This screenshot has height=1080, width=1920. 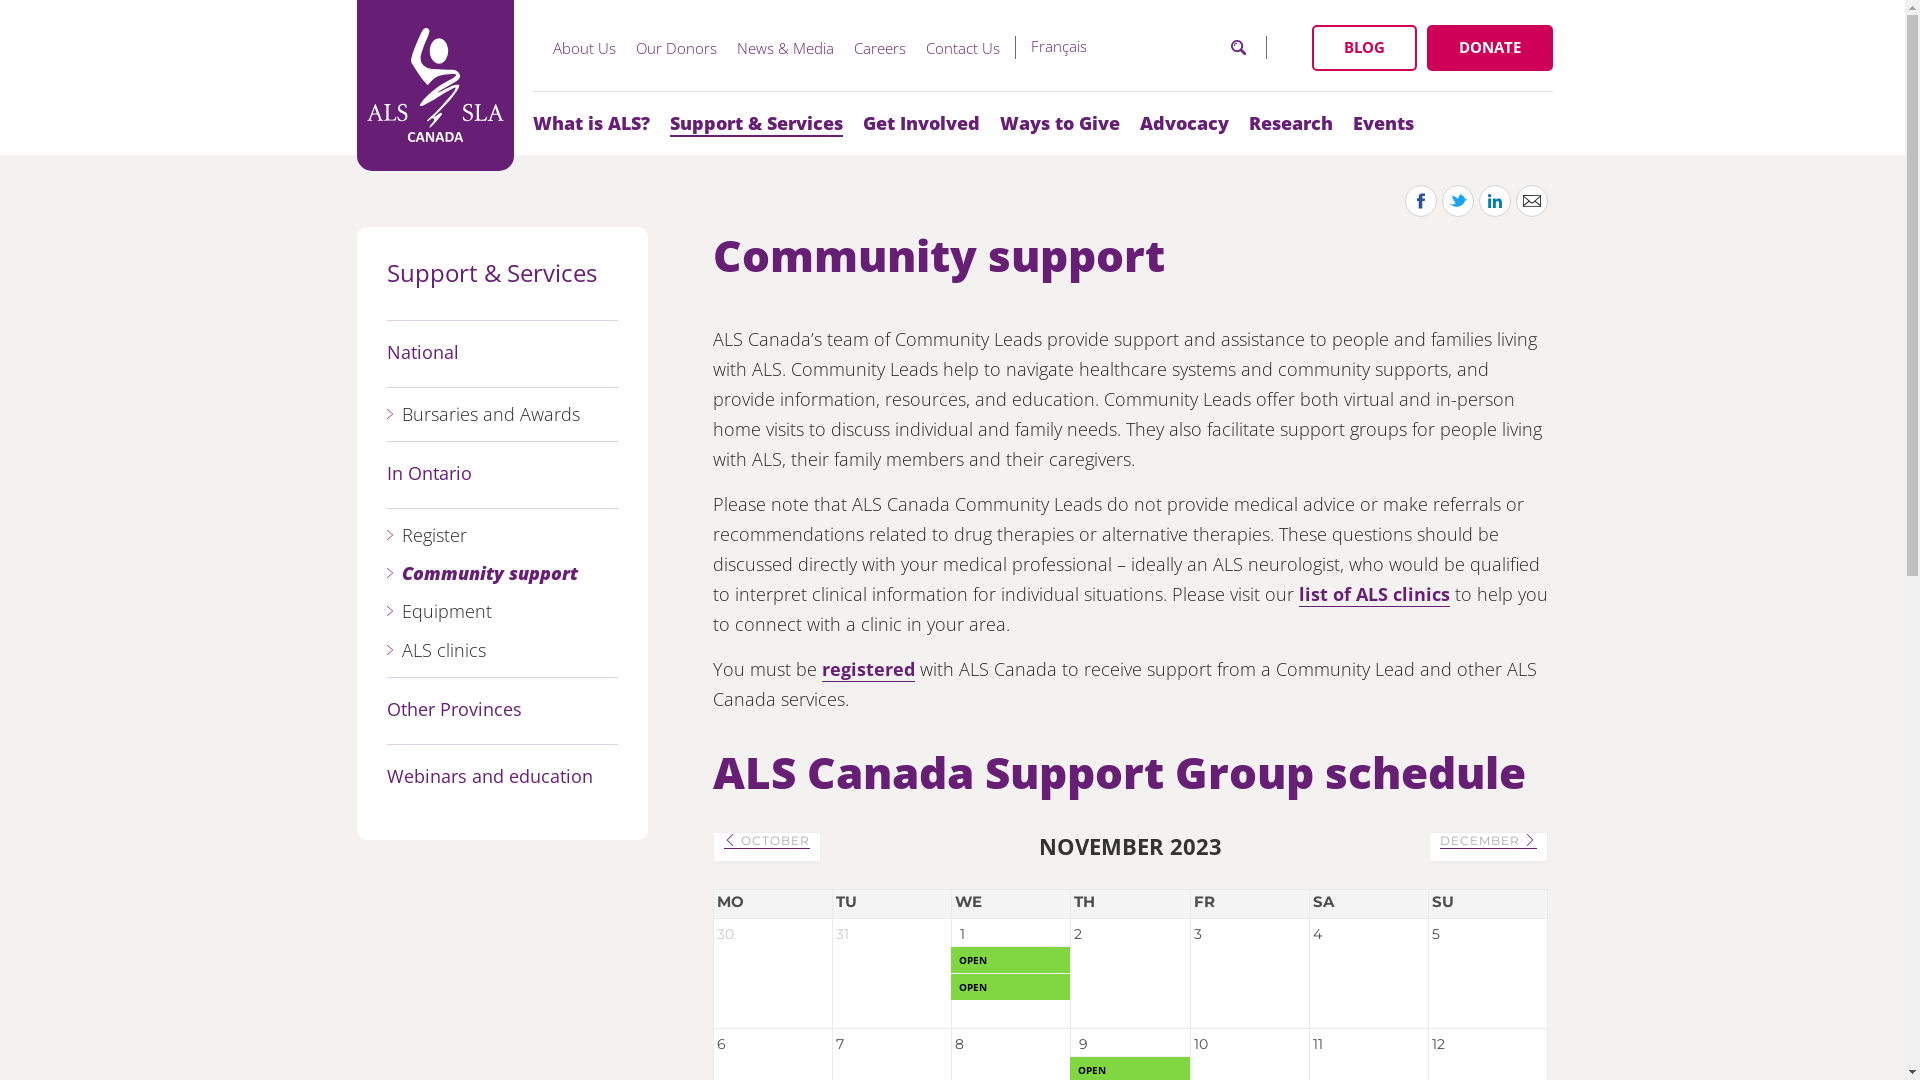 I want to click on 'Share by Email', so click(x=1530, y=200).